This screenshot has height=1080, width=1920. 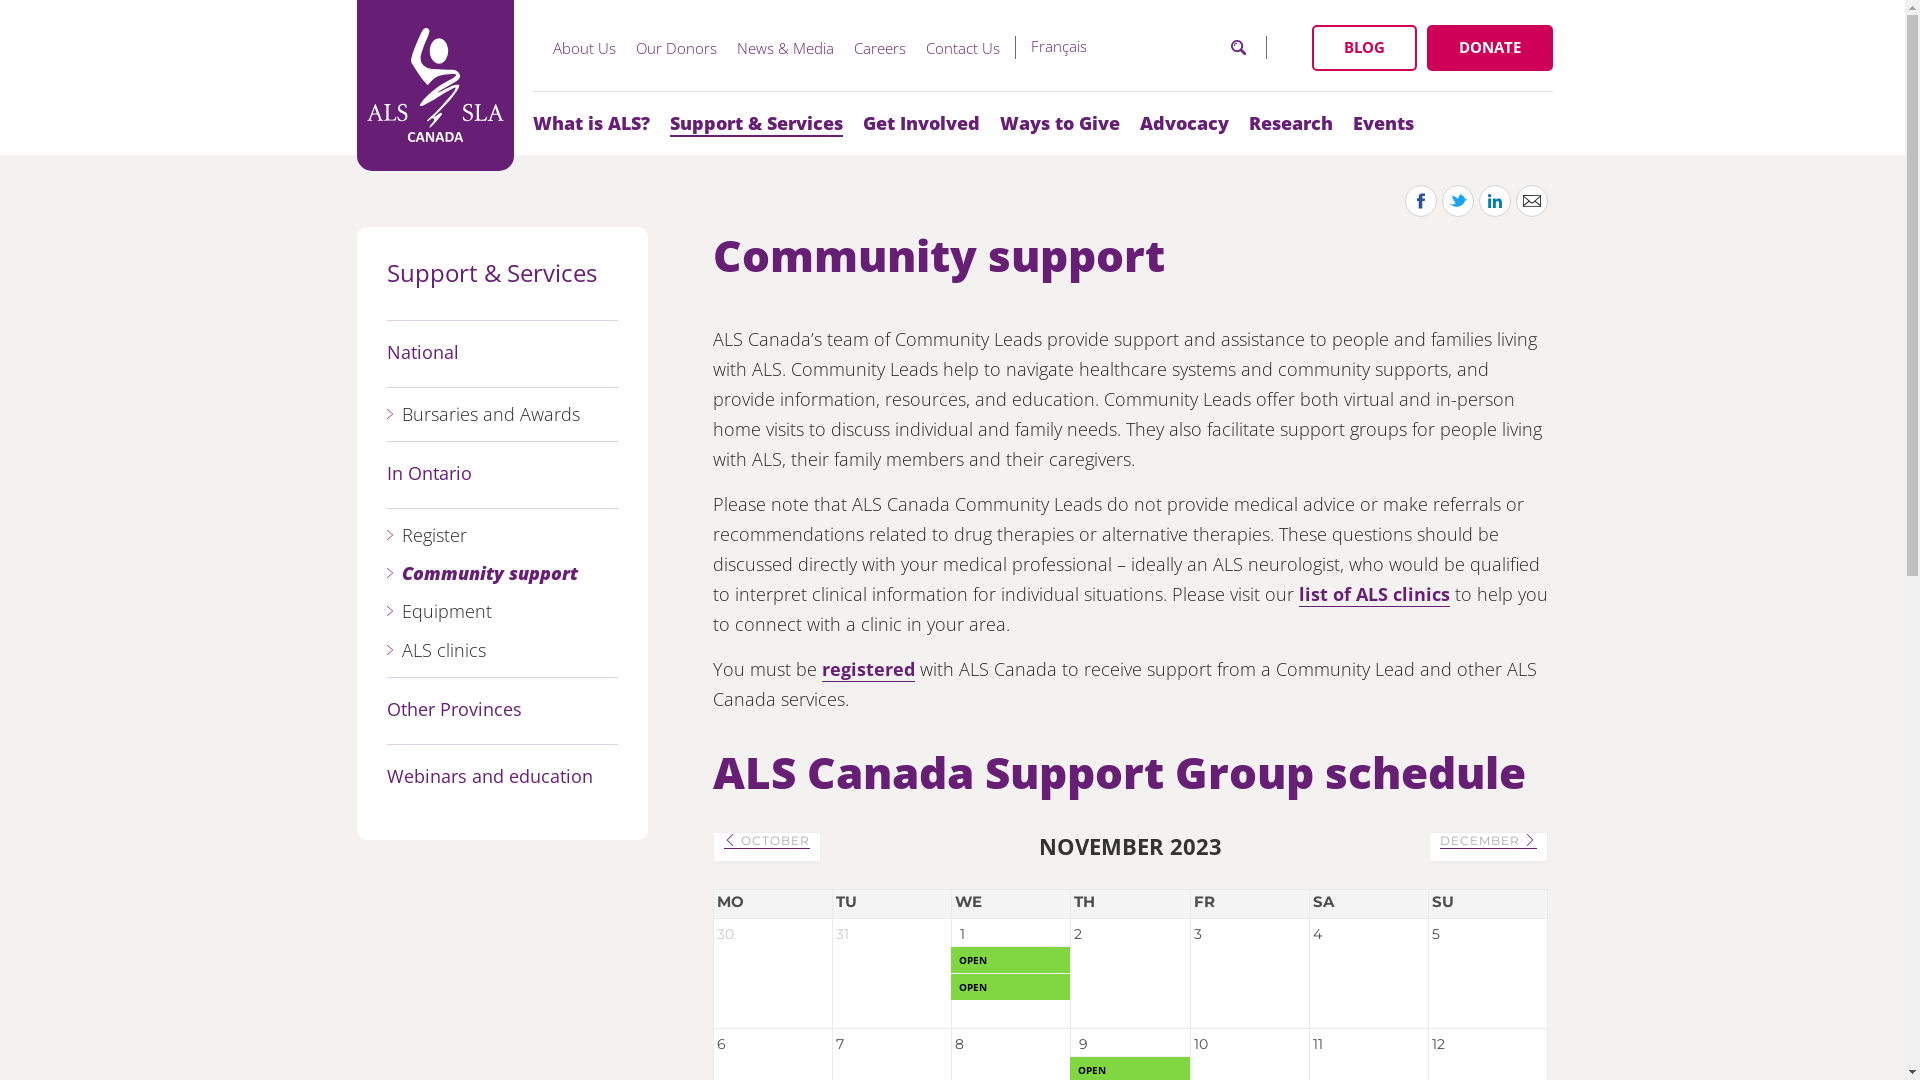 I want to click on 'Share by Email', so click(x=1530, y=200).